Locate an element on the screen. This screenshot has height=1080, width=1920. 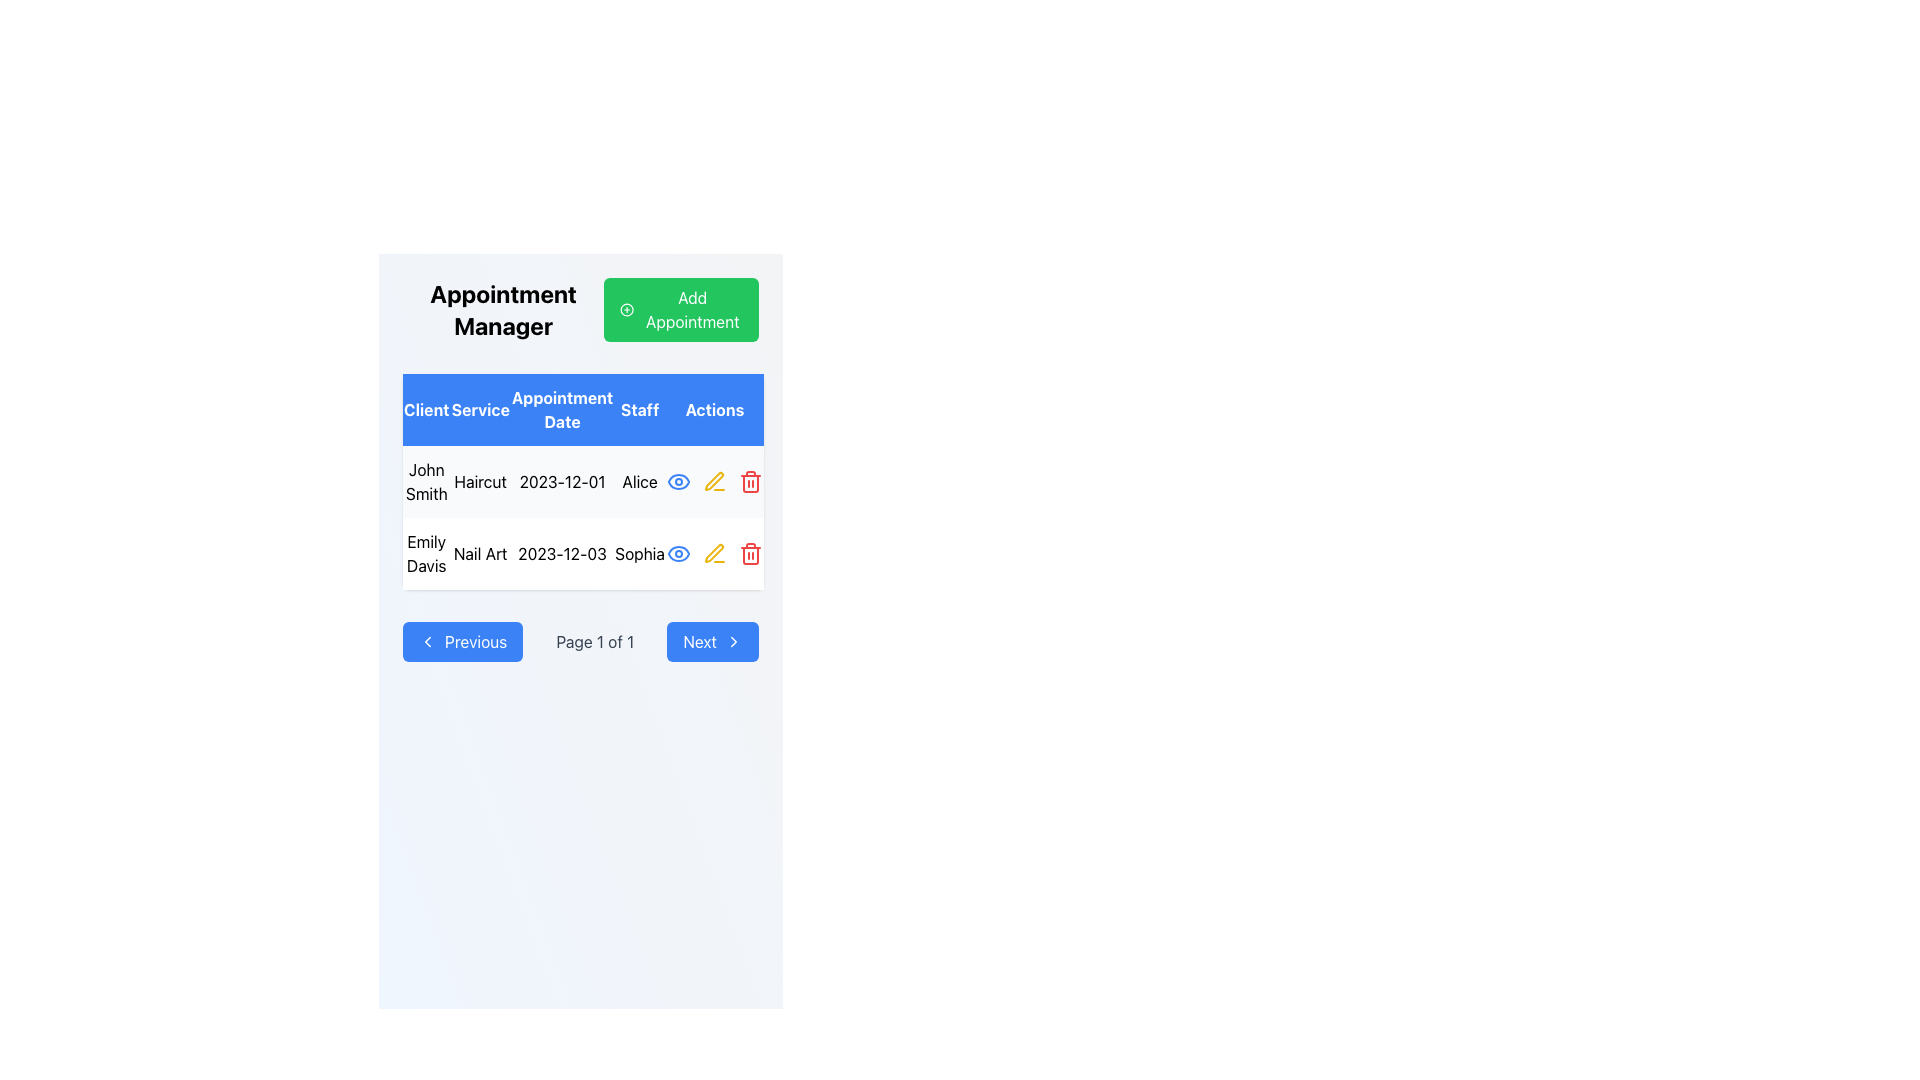
the edit button in the action section of the row containing 'Emily Davis' and 'Nail Art', which is the middle button of three icons is located at coordinates (714, 554).